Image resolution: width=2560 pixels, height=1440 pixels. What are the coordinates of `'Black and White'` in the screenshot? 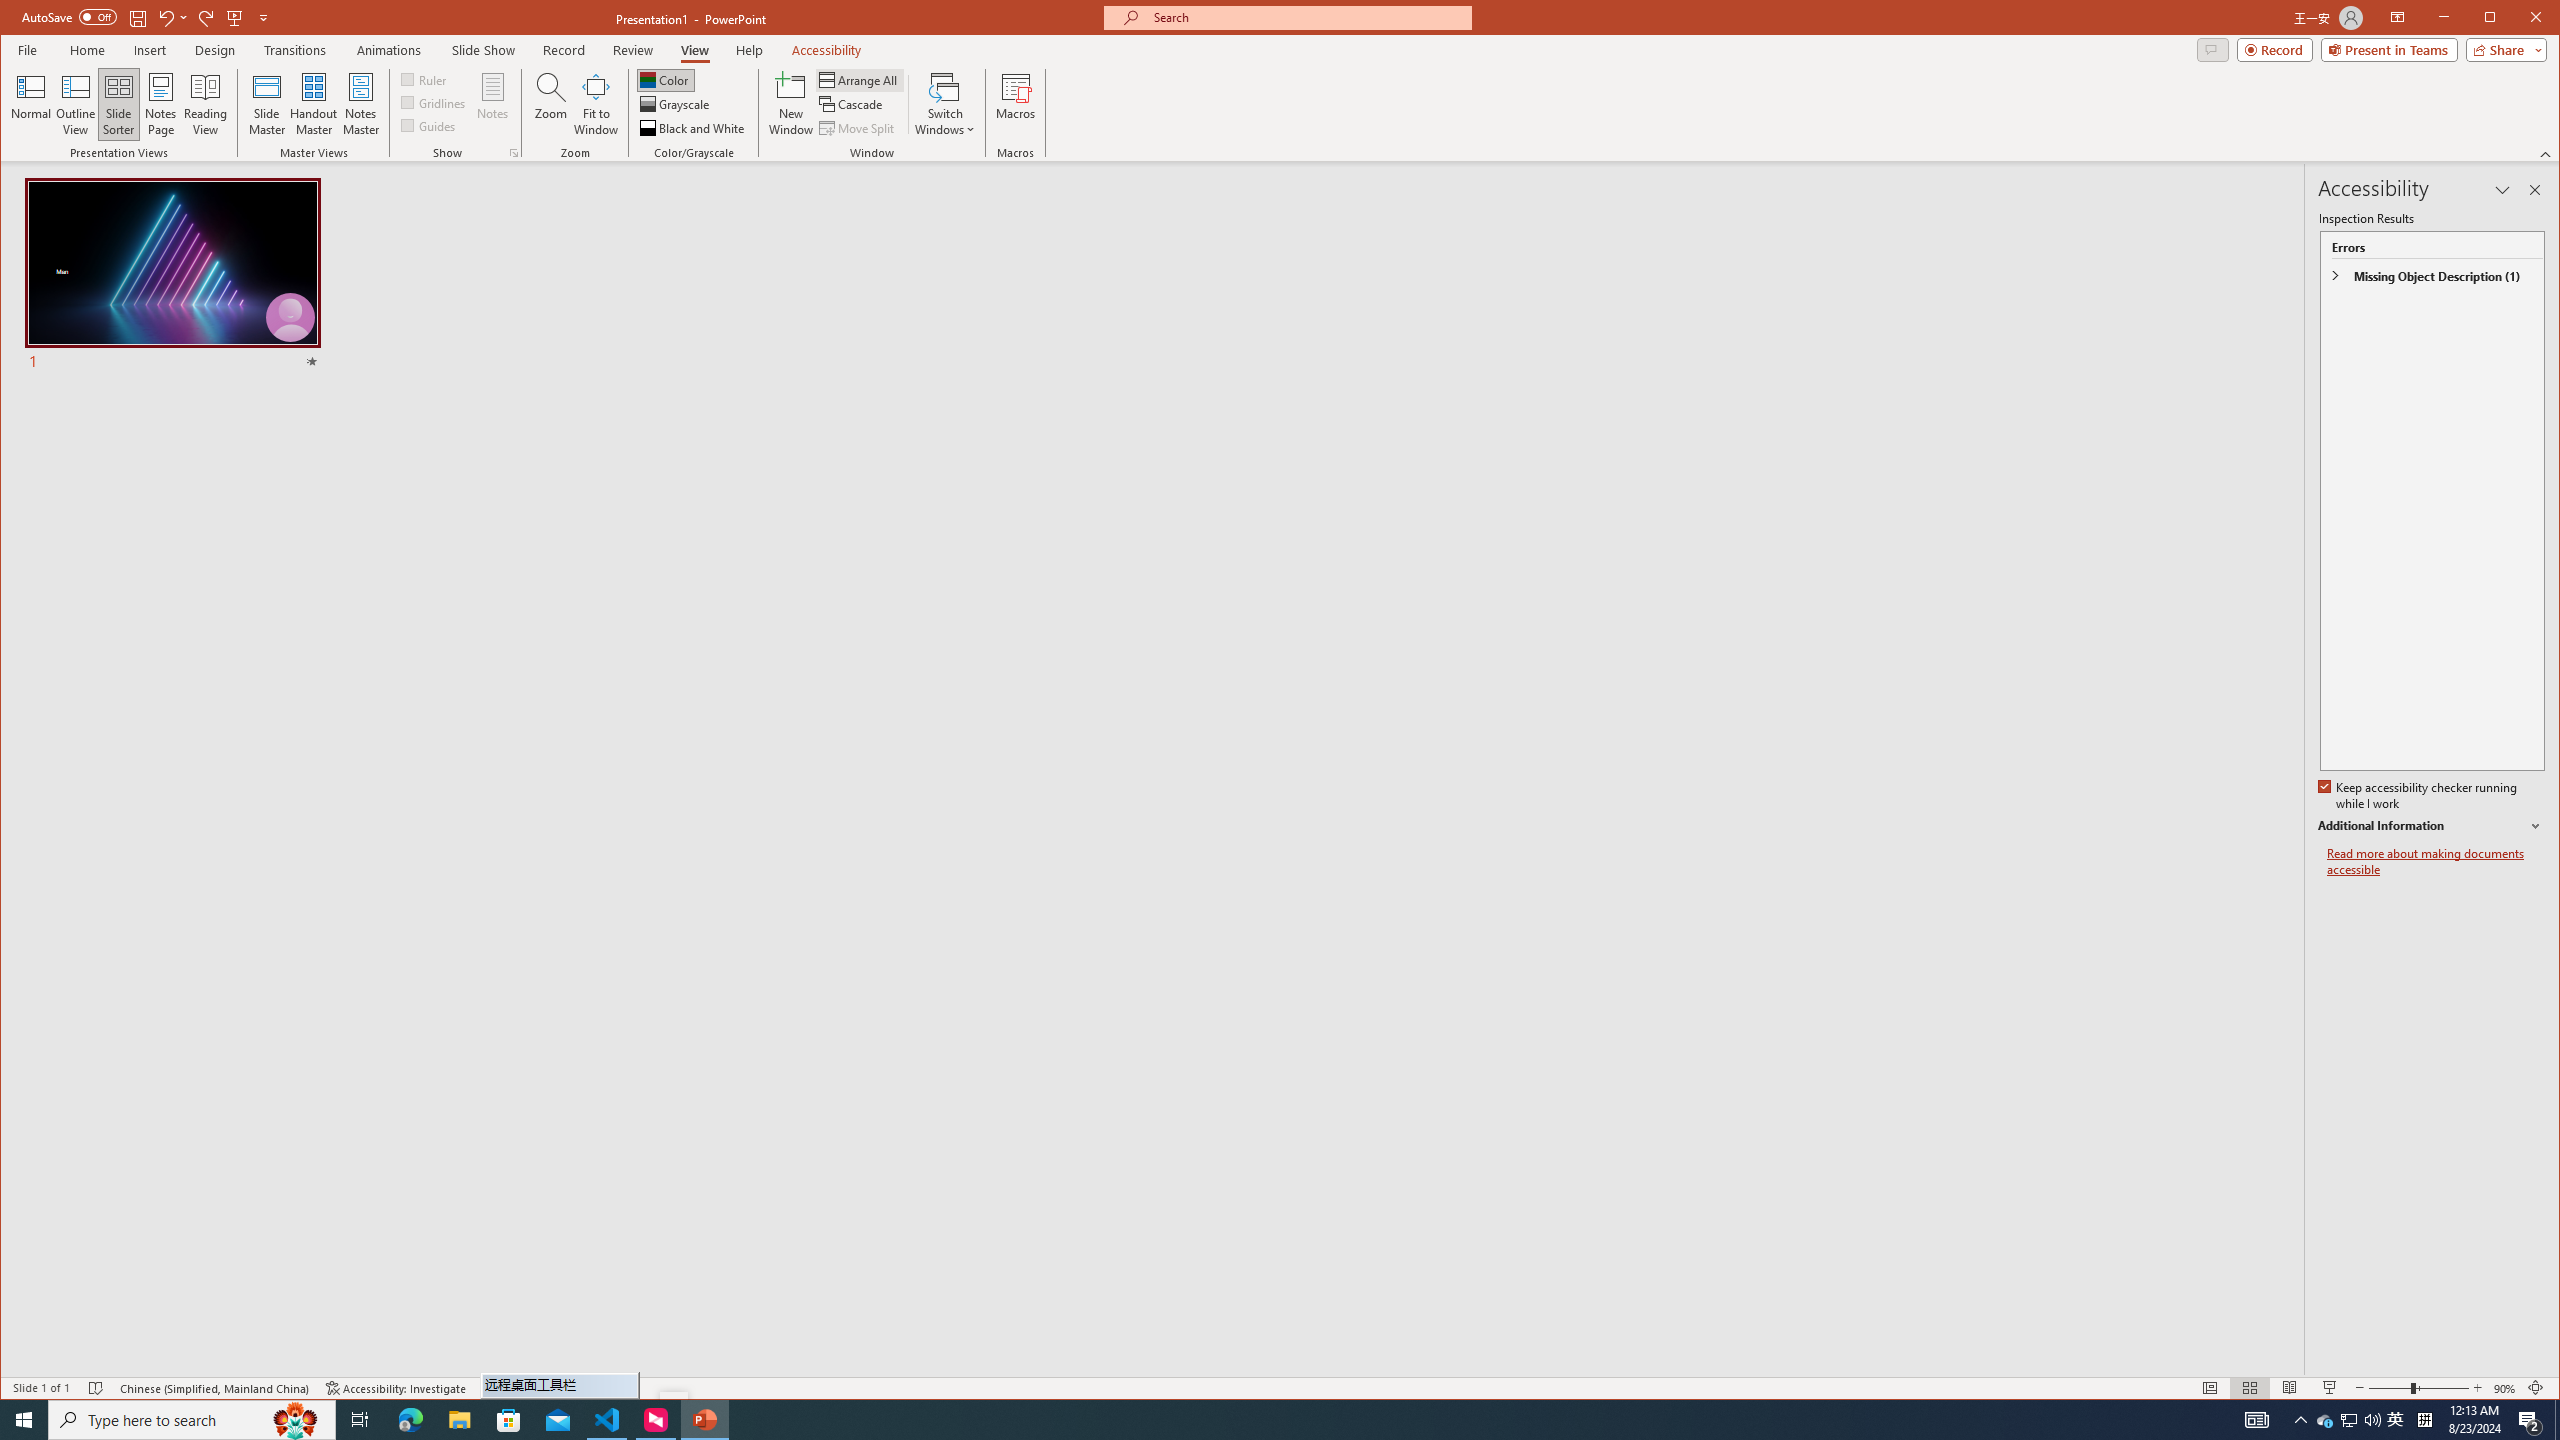 It's located at (692, 127).